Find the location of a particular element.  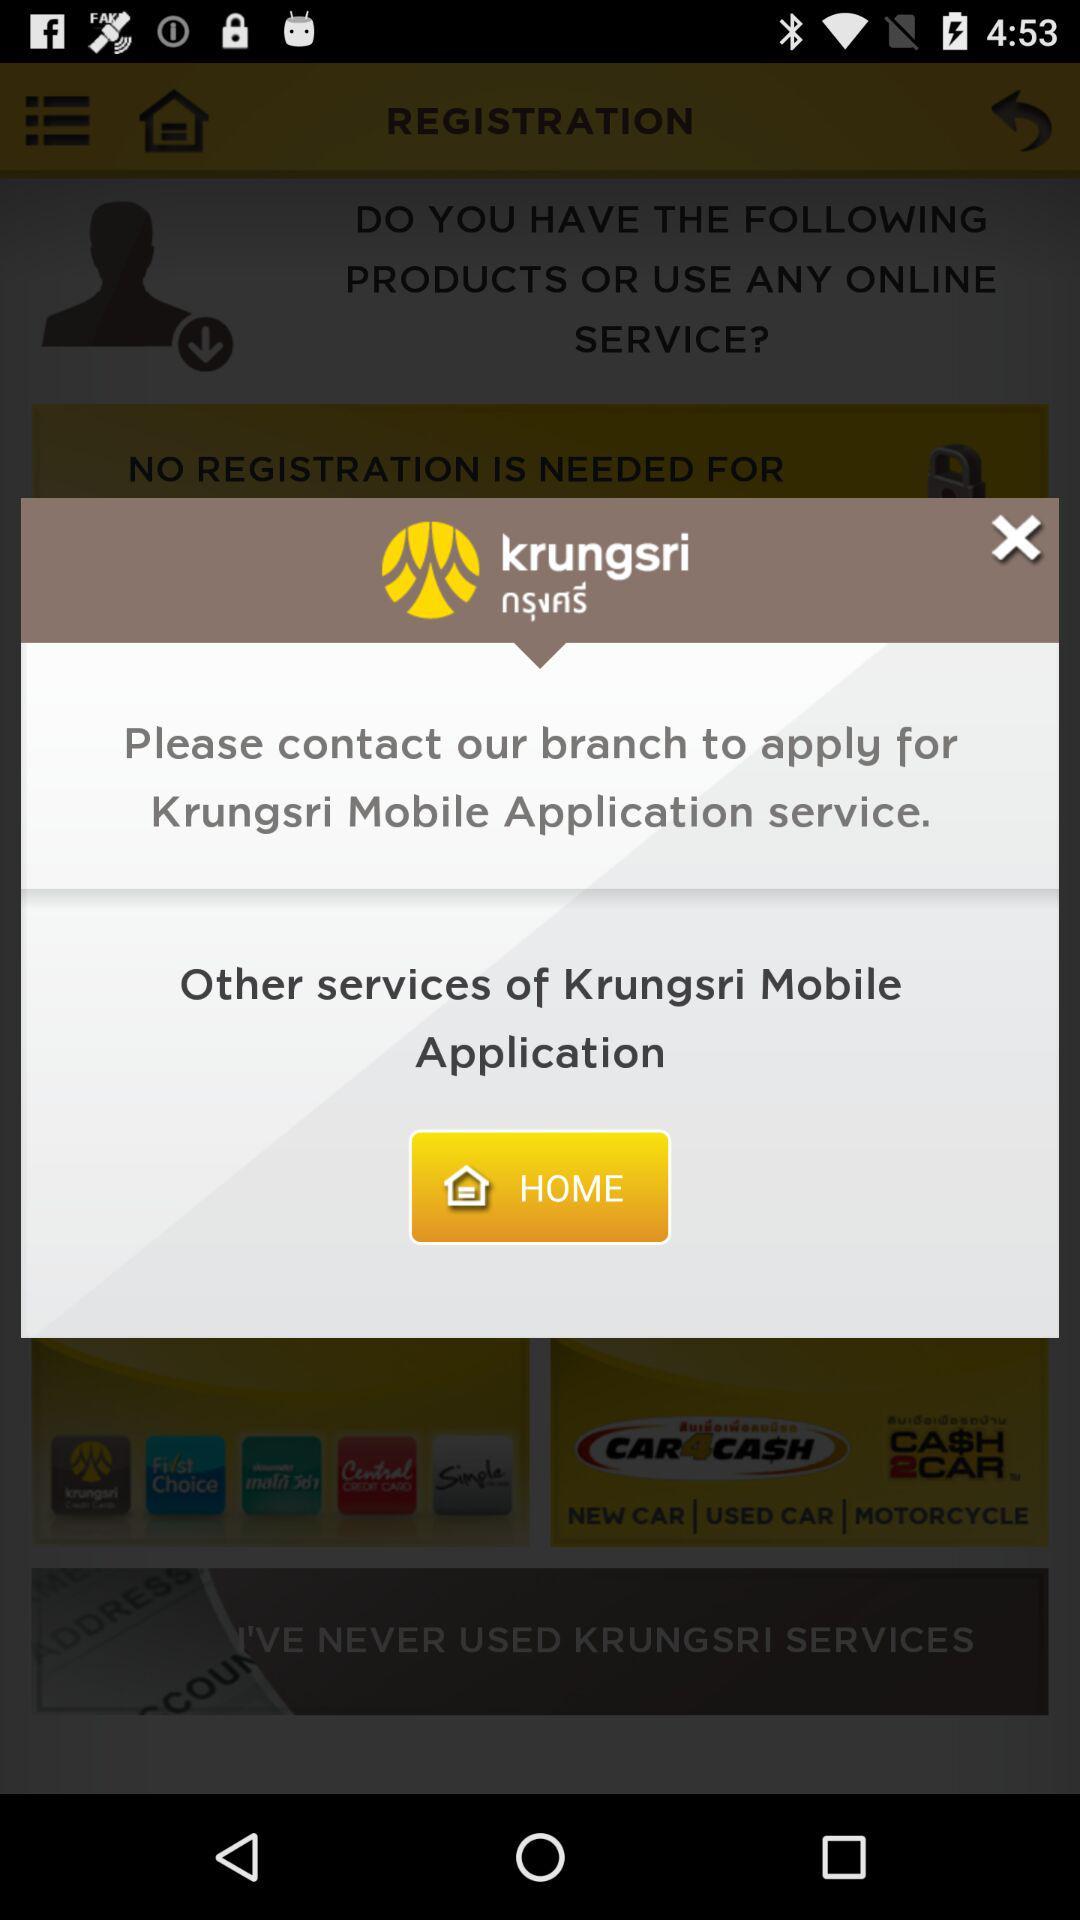

the close icon is located at coordinates (1017, 576).